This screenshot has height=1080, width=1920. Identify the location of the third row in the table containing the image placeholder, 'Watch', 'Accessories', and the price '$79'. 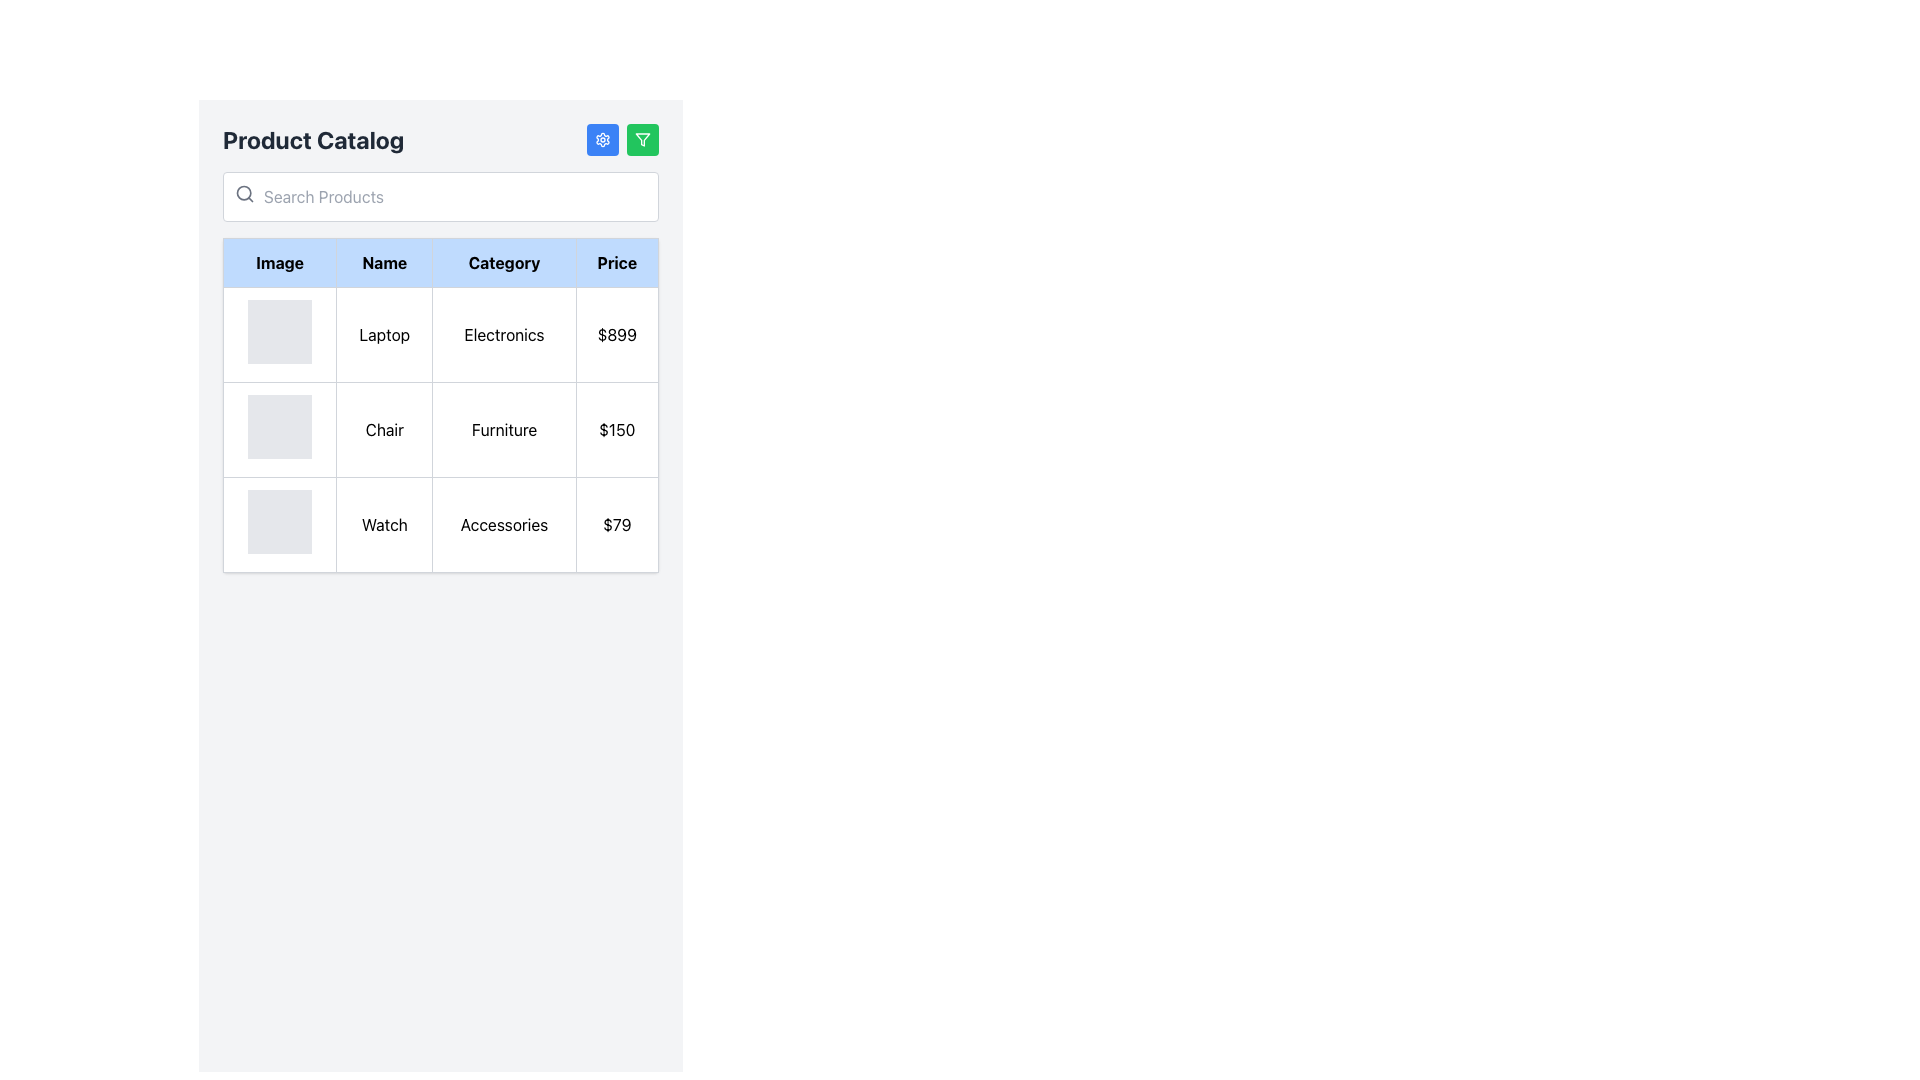
(440, 523).